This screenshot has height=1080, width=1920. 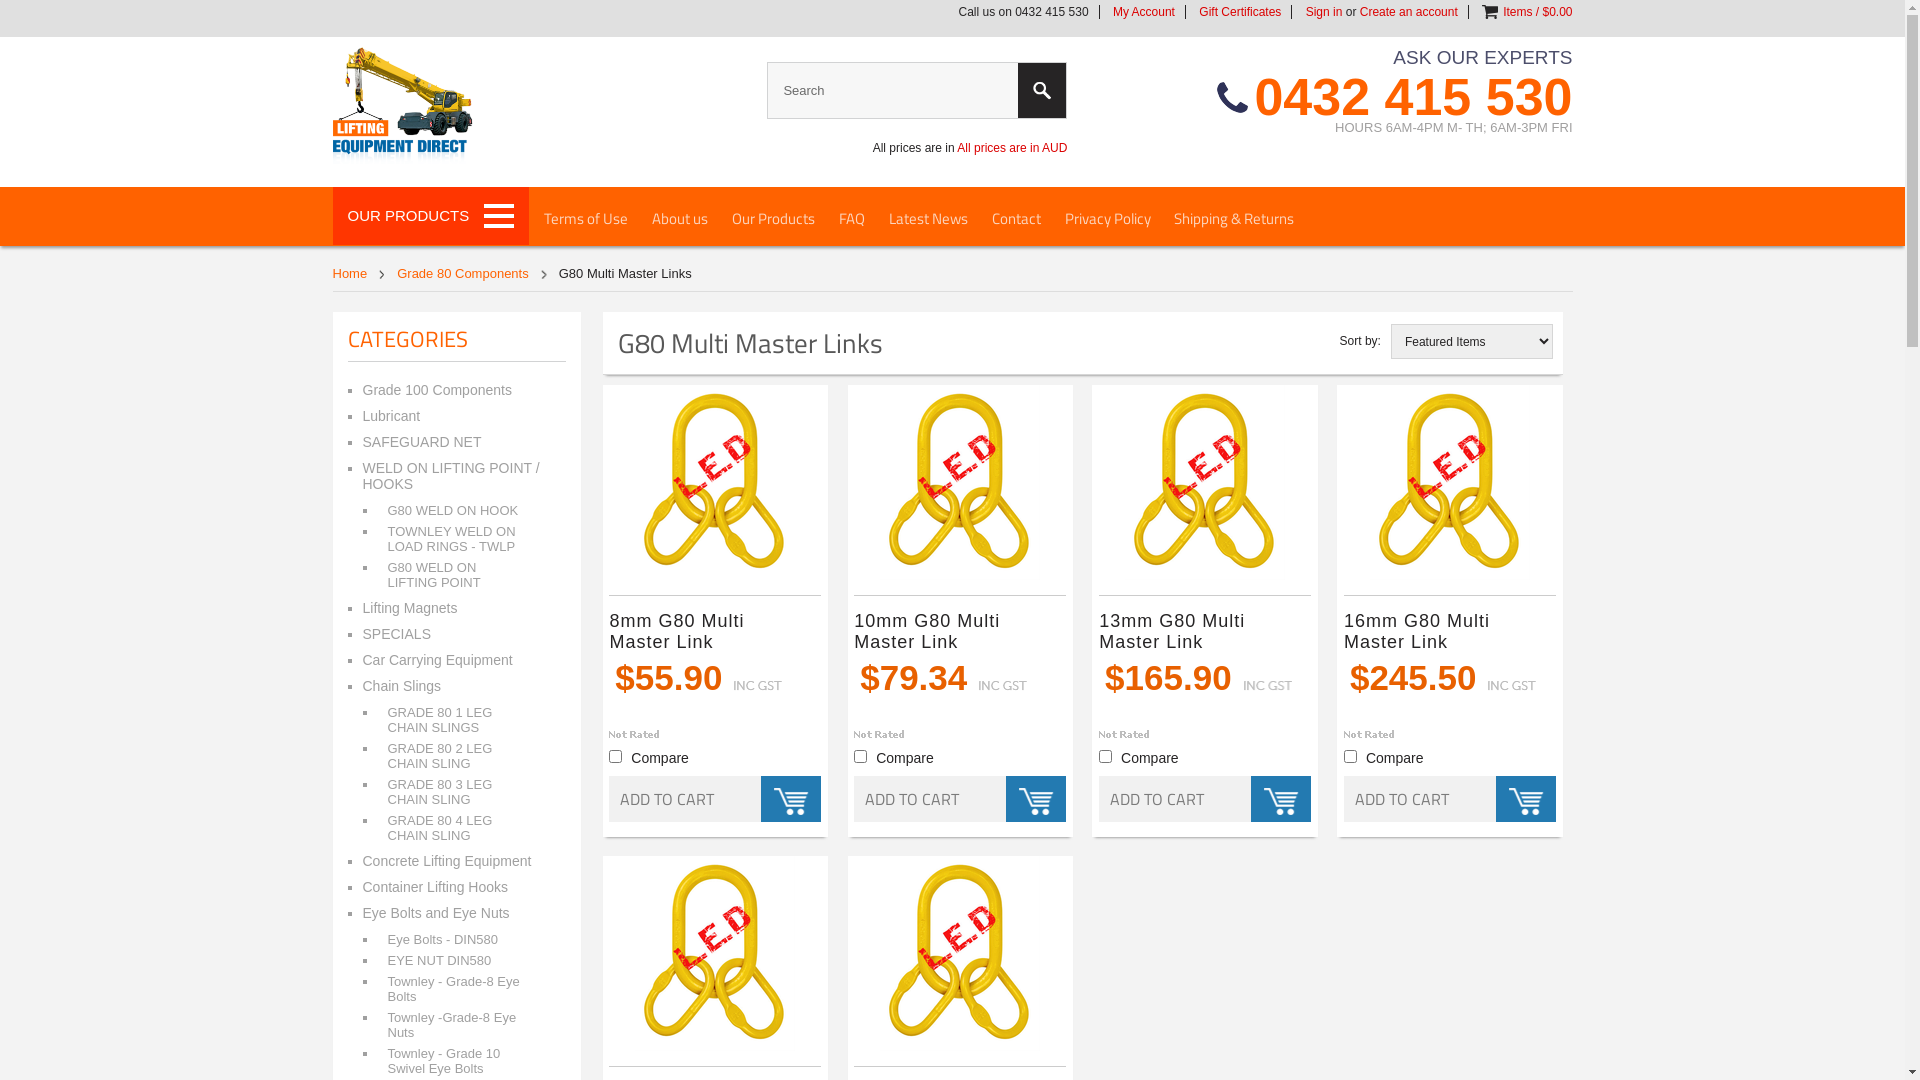 I want to click on 'Lubricant', so click(x=452, y=415).